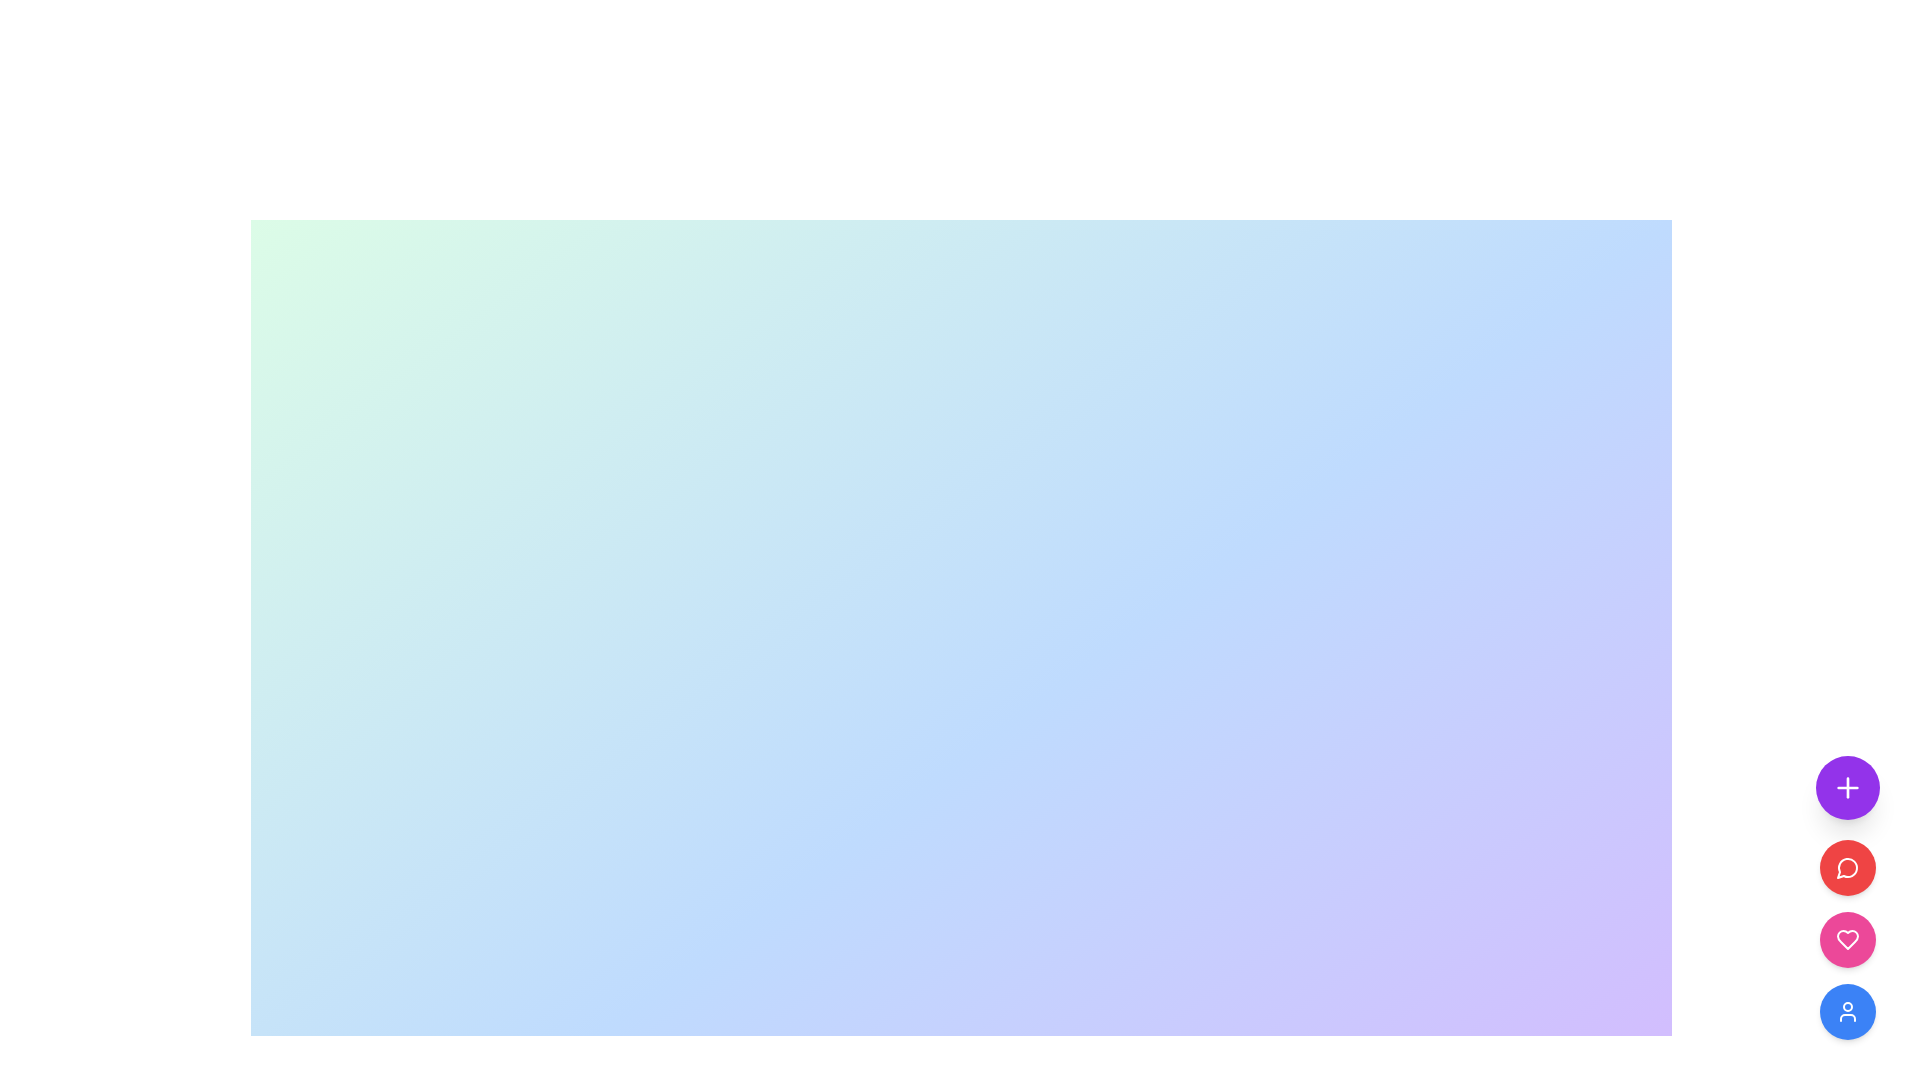  What do you see at coordinates (1847, 940) in the screenshot?
I see `the highlighted pink button with a heart icon` at bounding box center [1847, 940].